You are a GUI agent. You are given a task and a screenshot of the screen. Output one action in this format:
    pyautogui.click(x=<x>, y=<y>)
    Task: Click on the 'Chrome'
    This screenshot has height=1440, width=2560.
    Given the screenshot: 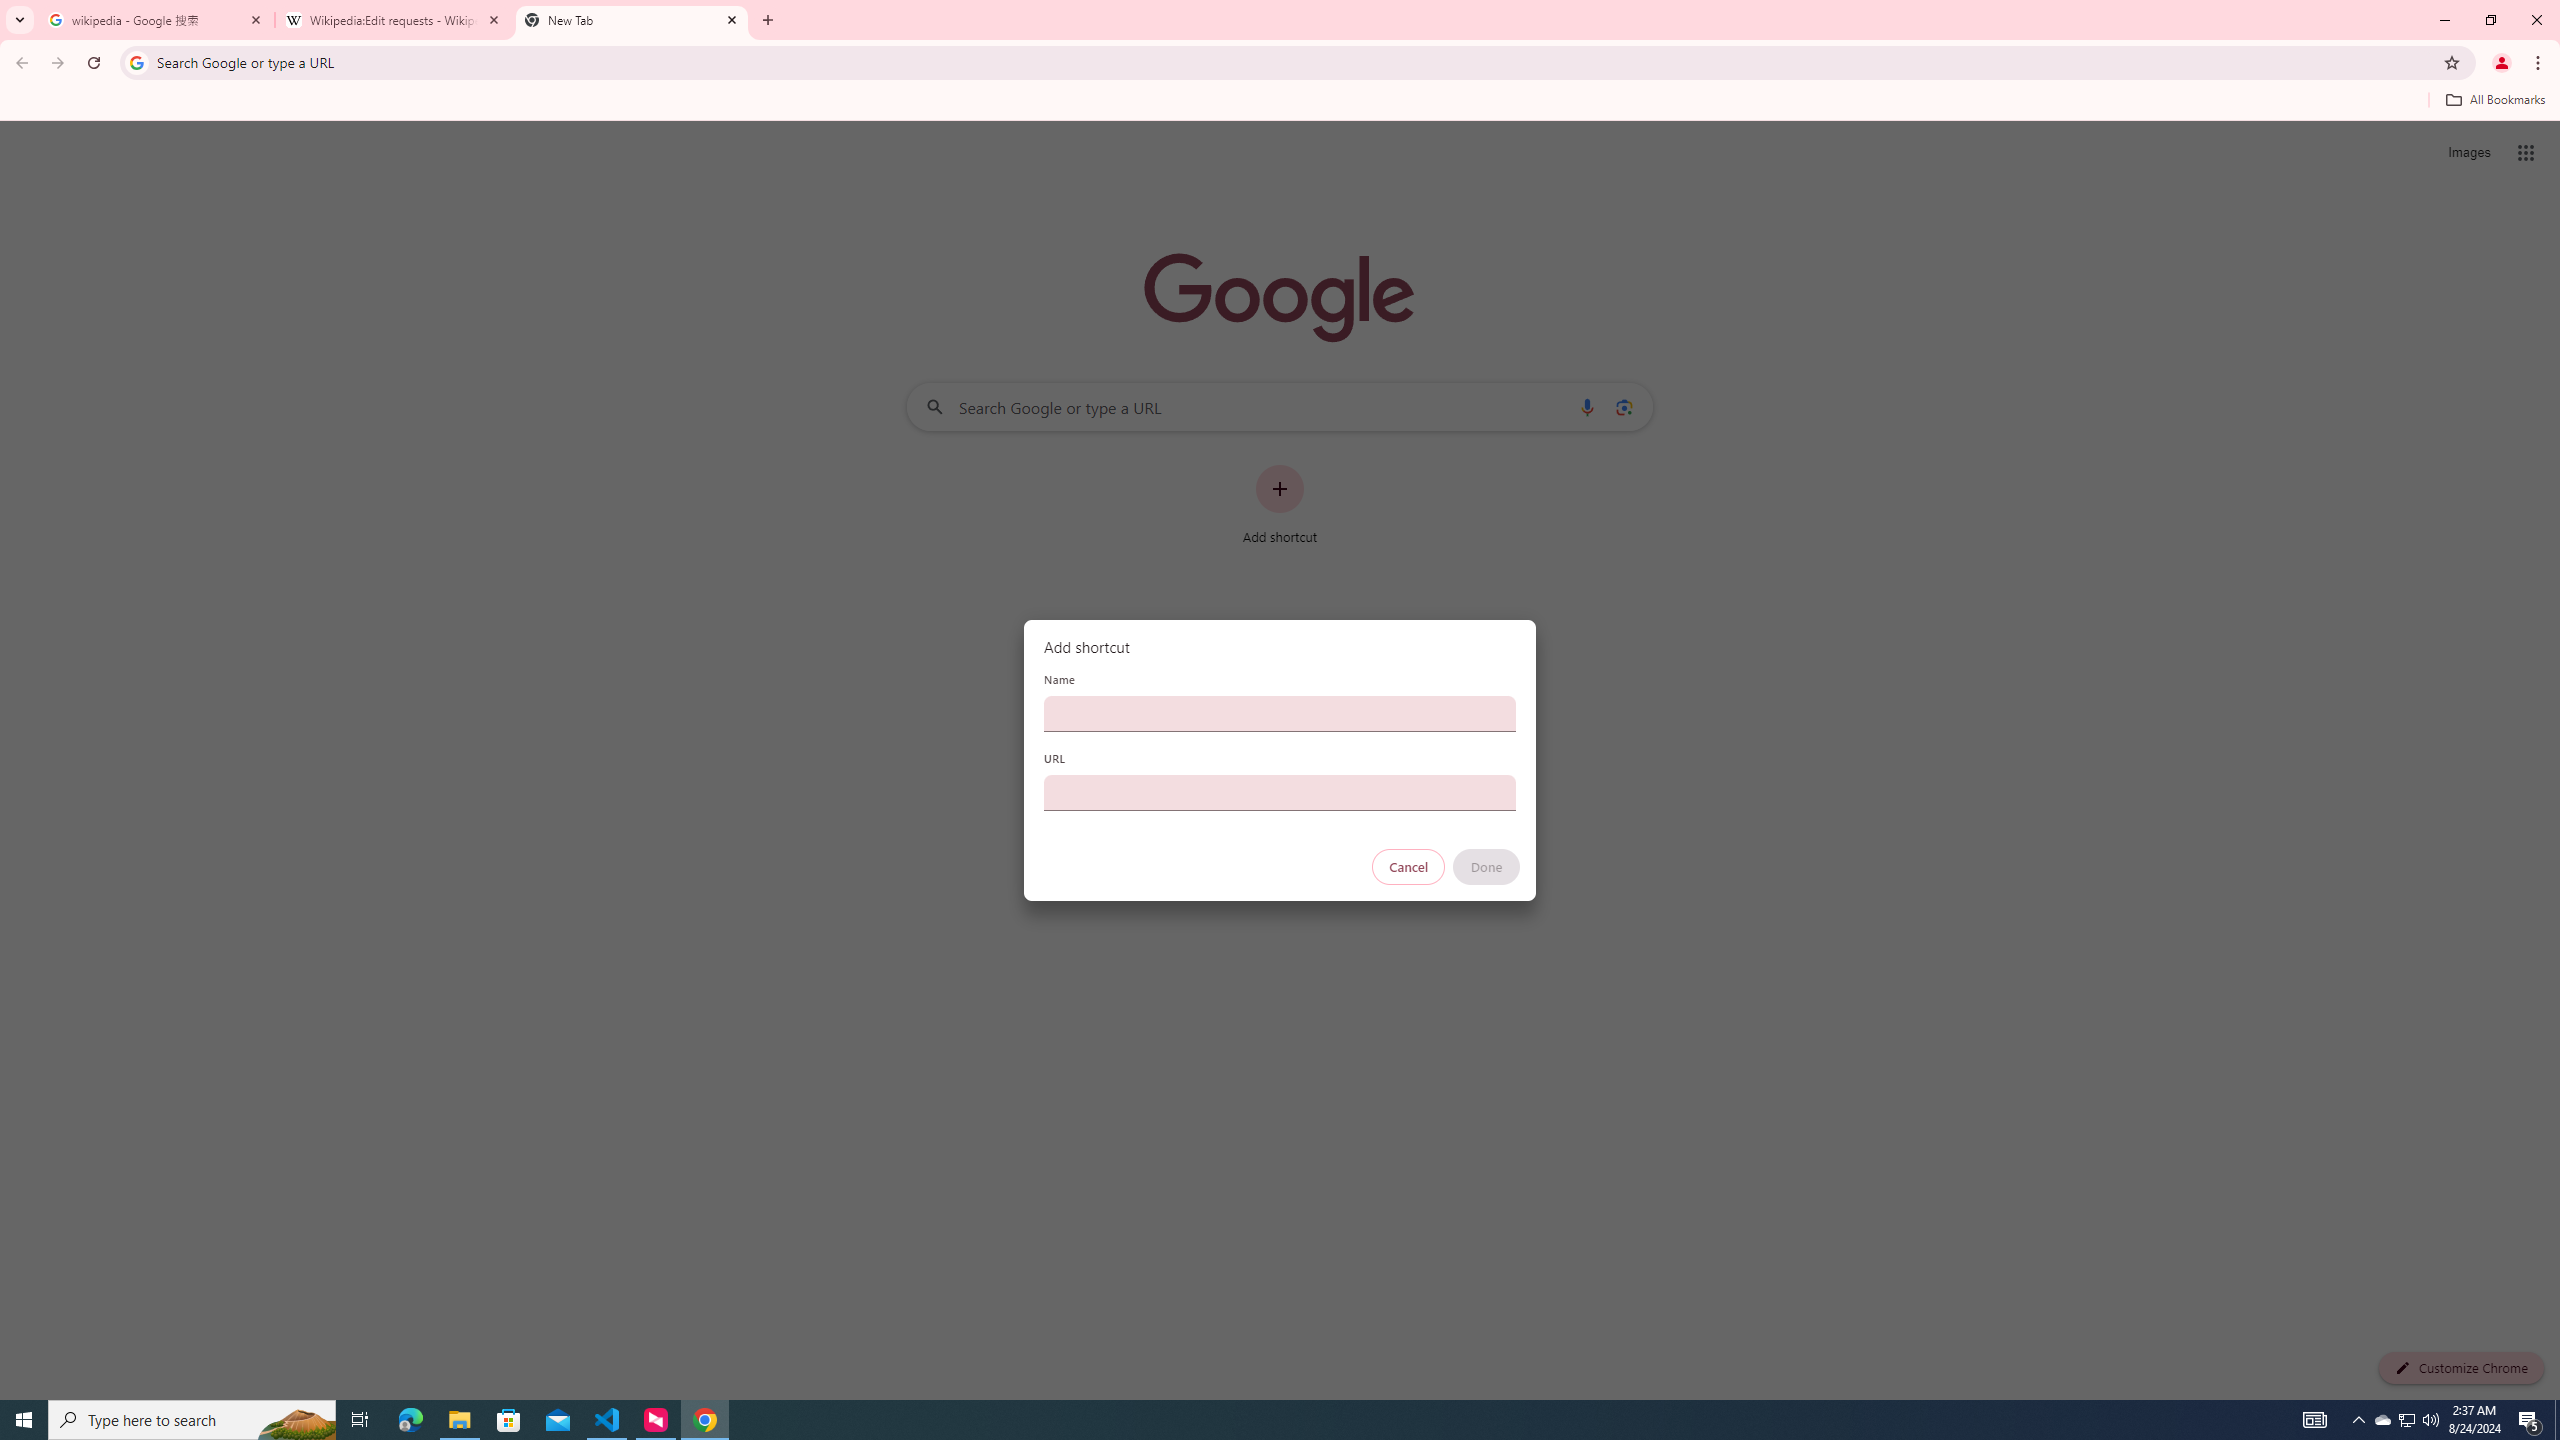 What is the action you would take?
    pyautogui.click(x=2539, y=62)
    